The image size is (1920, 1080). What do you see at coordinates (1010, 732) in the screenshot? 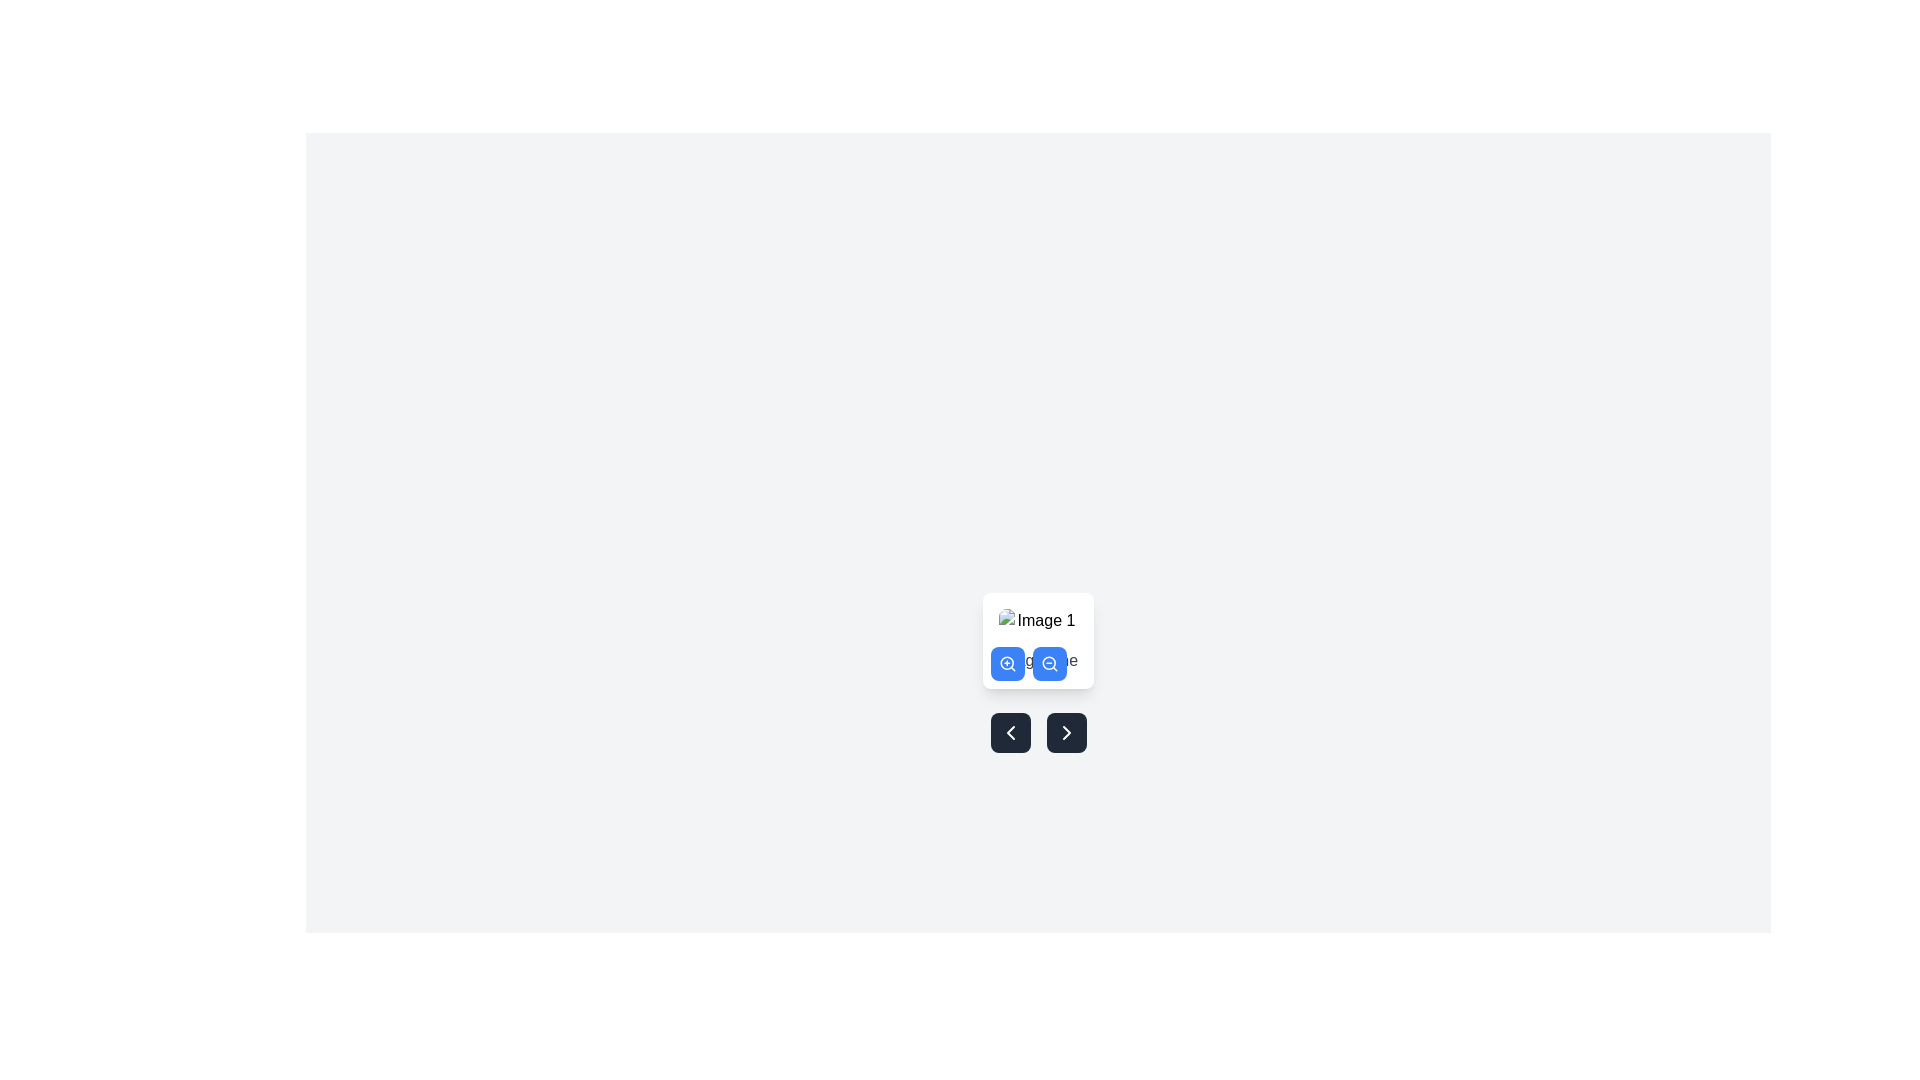
I see `the rectangular button with rounded corners, styled with a dark gray background and a white left-chevron icon, located on the left side below a central image preview` at bounding box center [1010, 732].